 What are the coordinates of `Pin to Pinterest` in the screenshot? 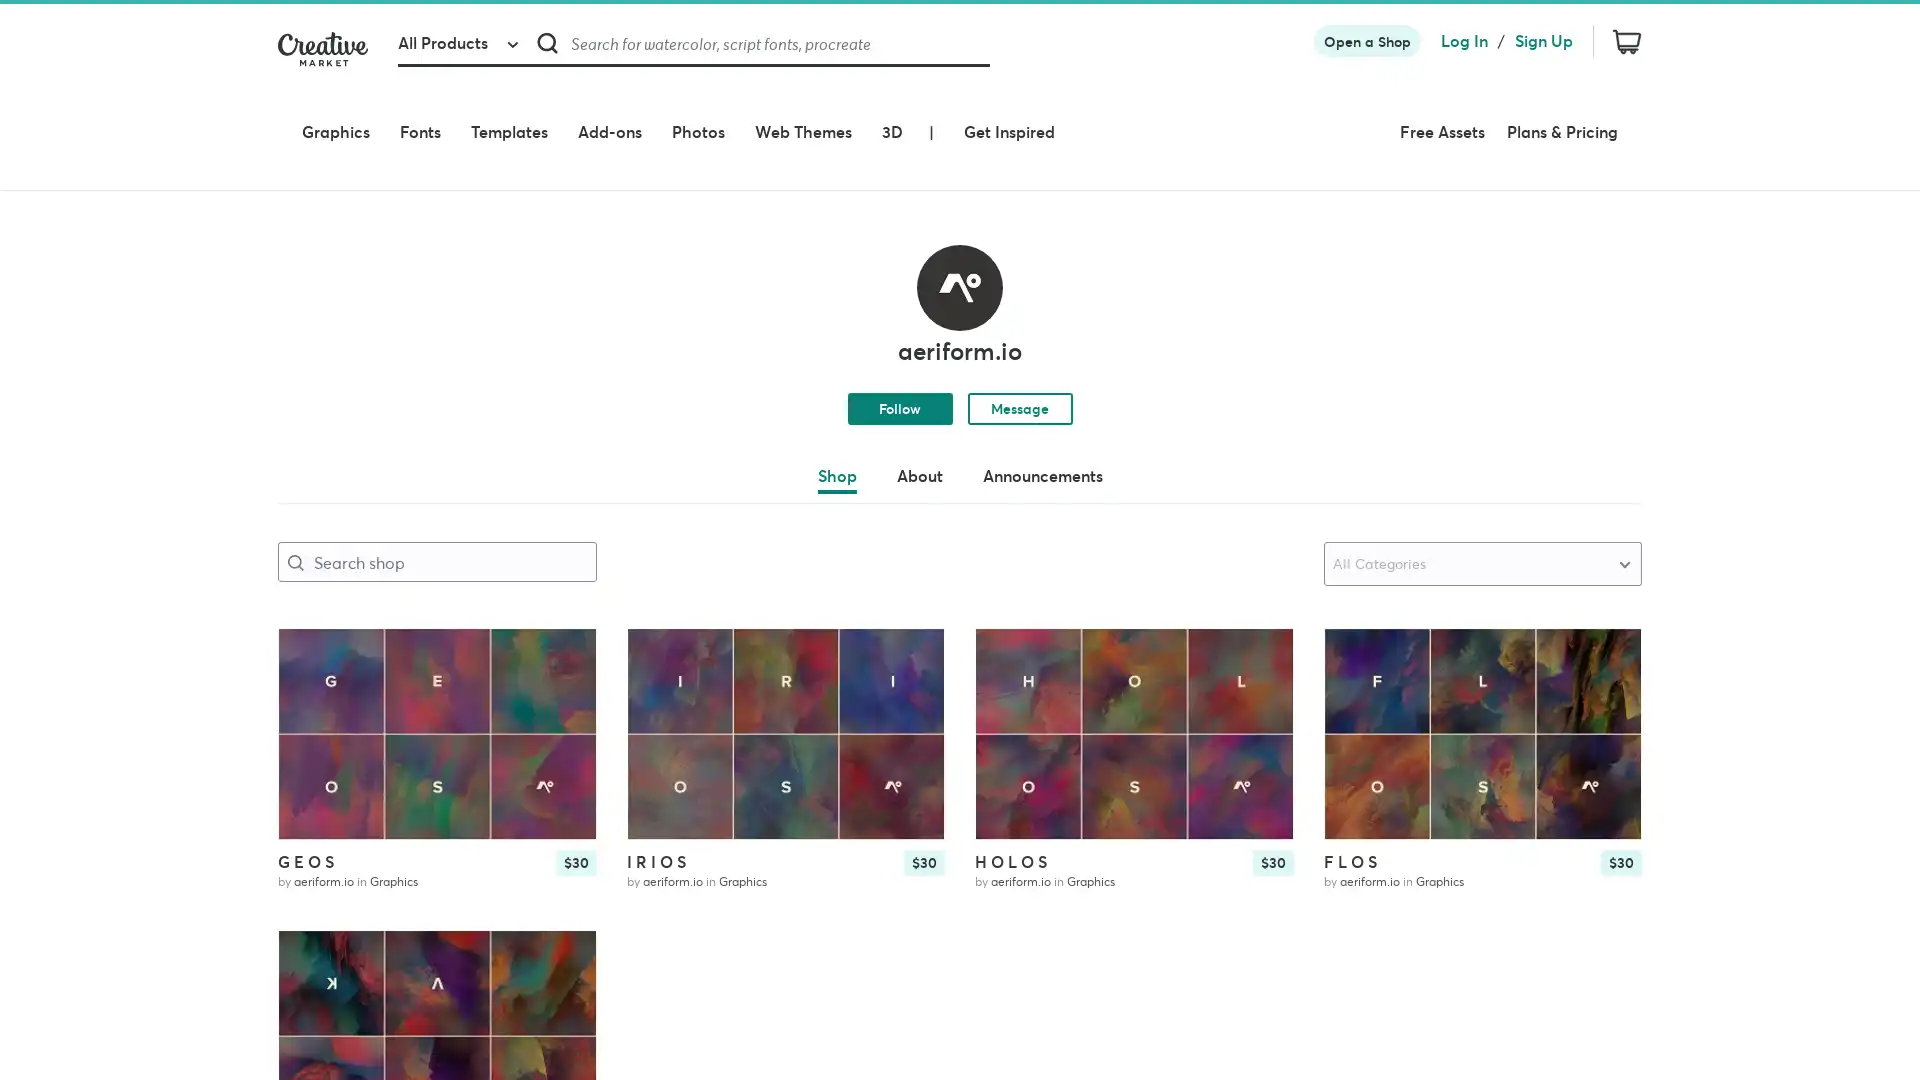 It's located at (659, 588).